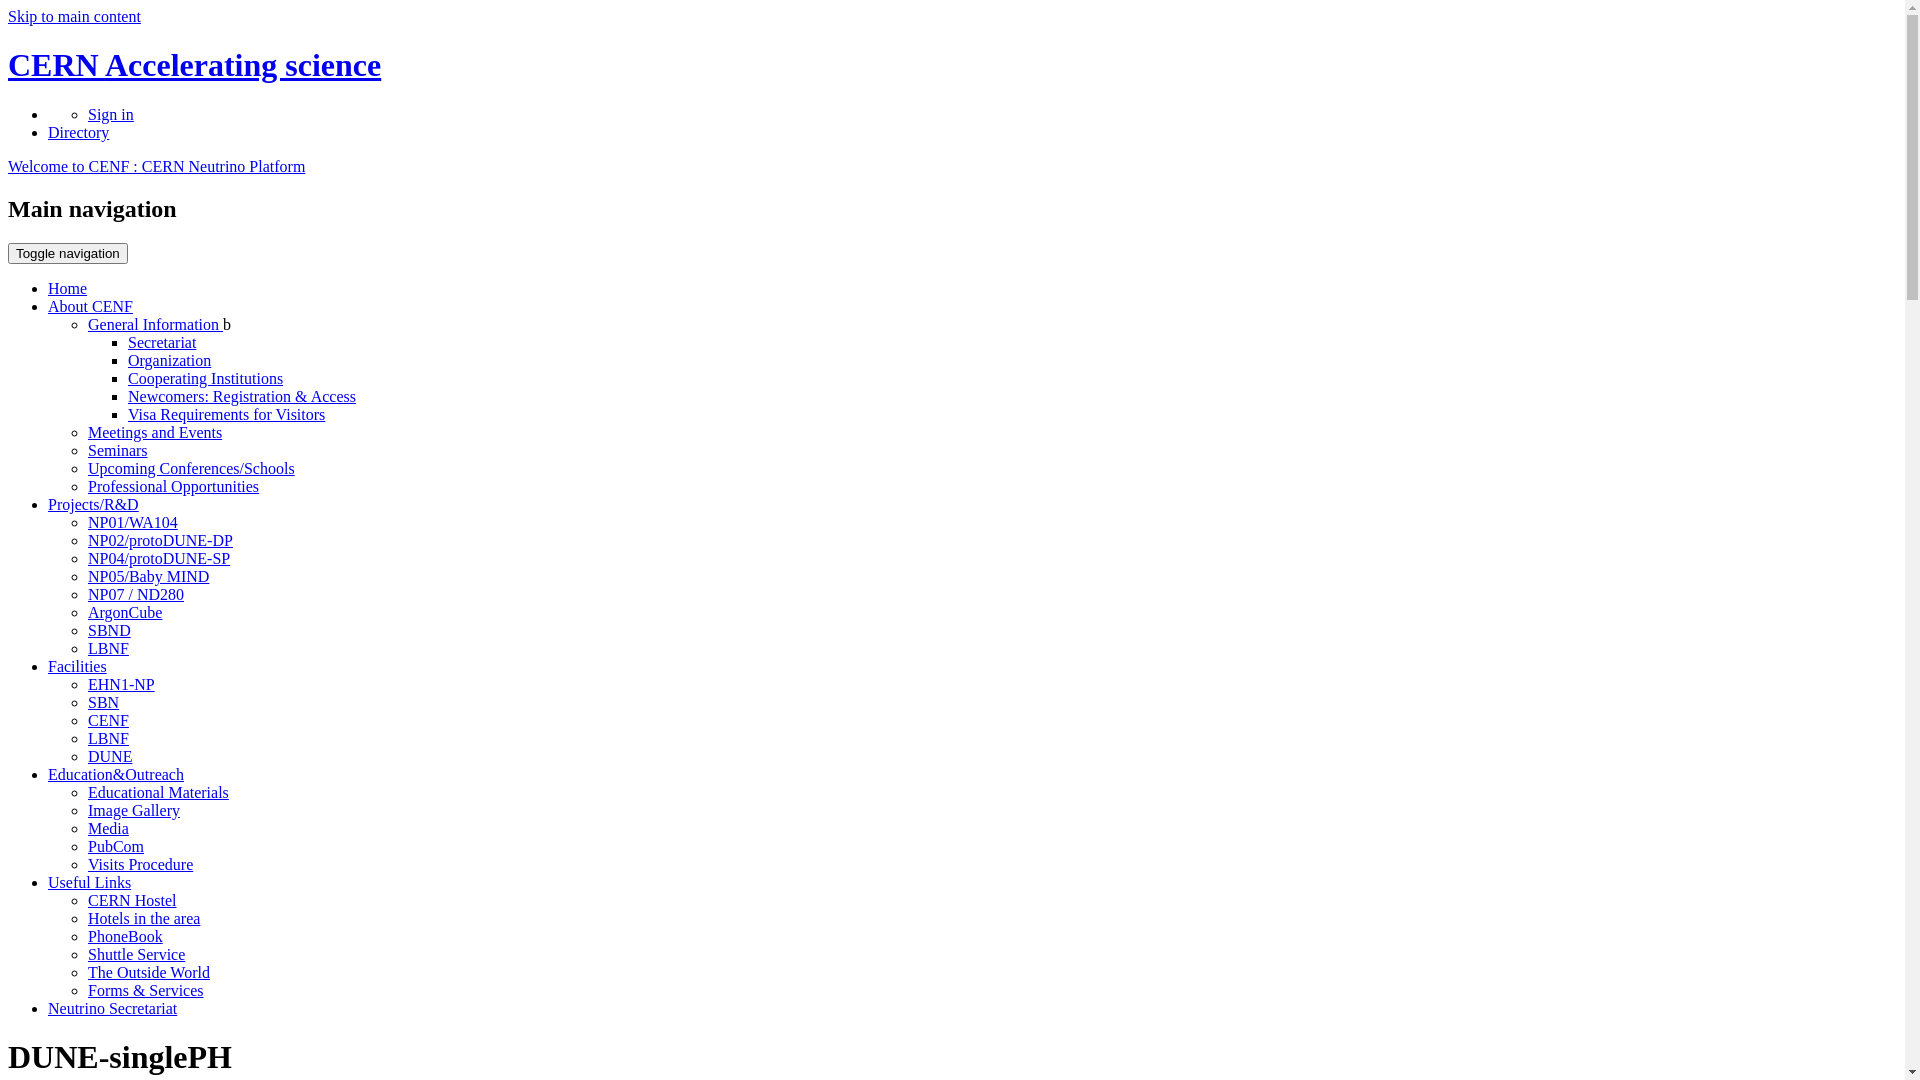  What do you see at coordinates (48, 773) in the screenshot?
I see `'Education&Outreach'` at bounding box center [48, 773].